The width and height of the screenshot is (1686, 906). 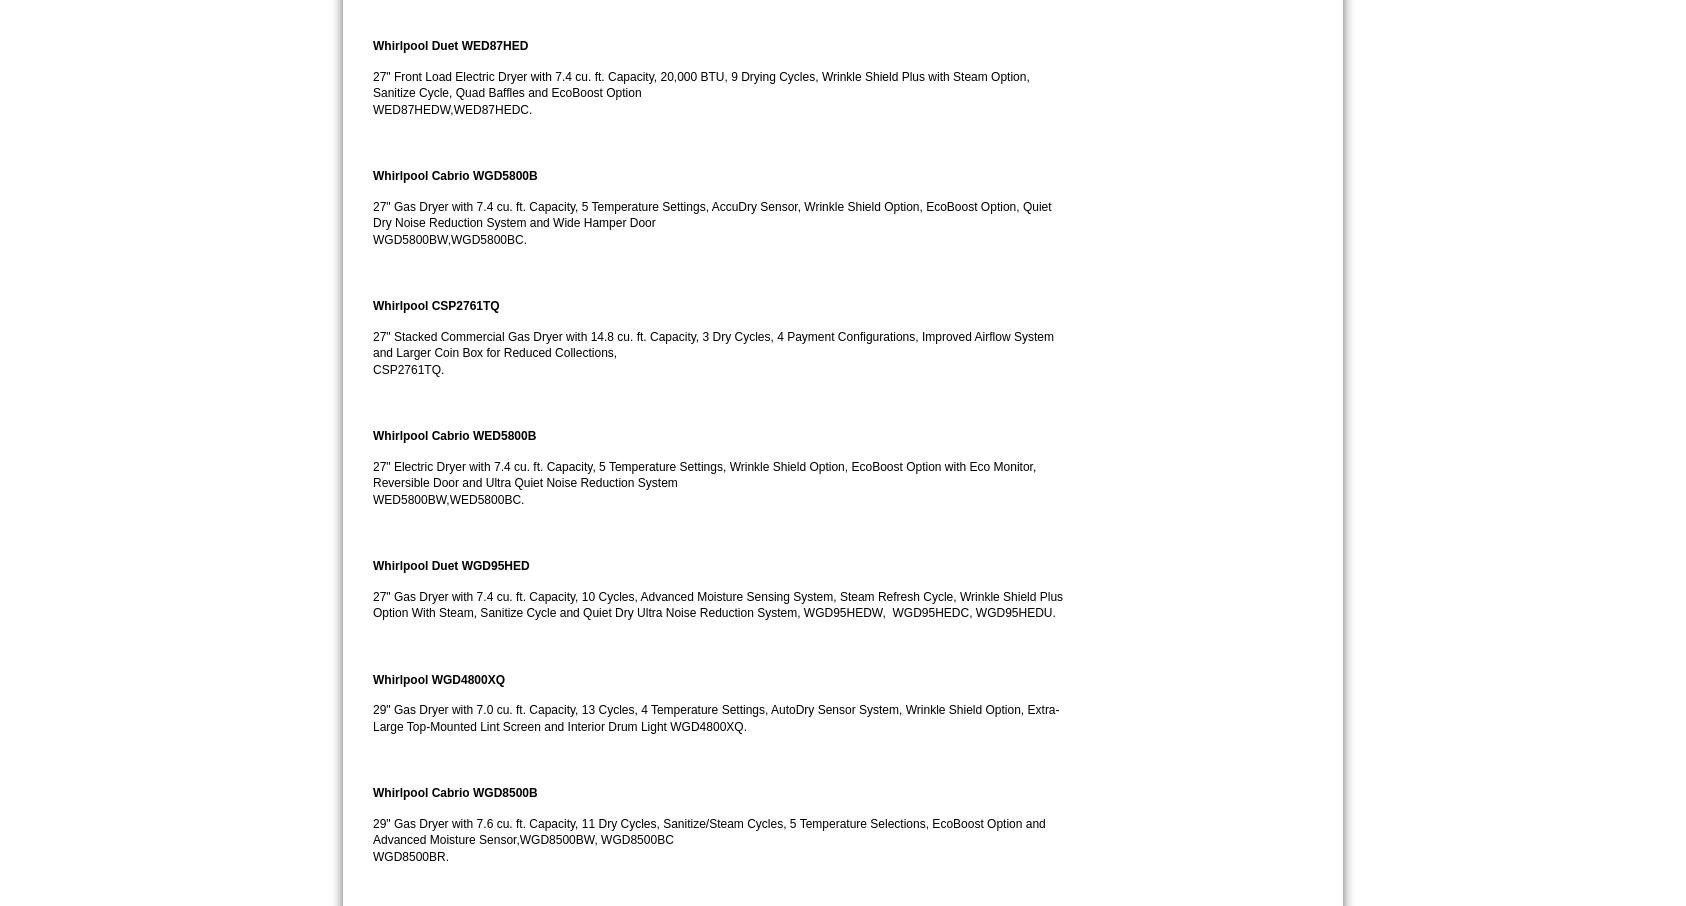 What do you see at coordinates (451, 564) in the screenshot?
I see `'Whirlpool Duet WGD95HED'` at bounding box center [451, 564].